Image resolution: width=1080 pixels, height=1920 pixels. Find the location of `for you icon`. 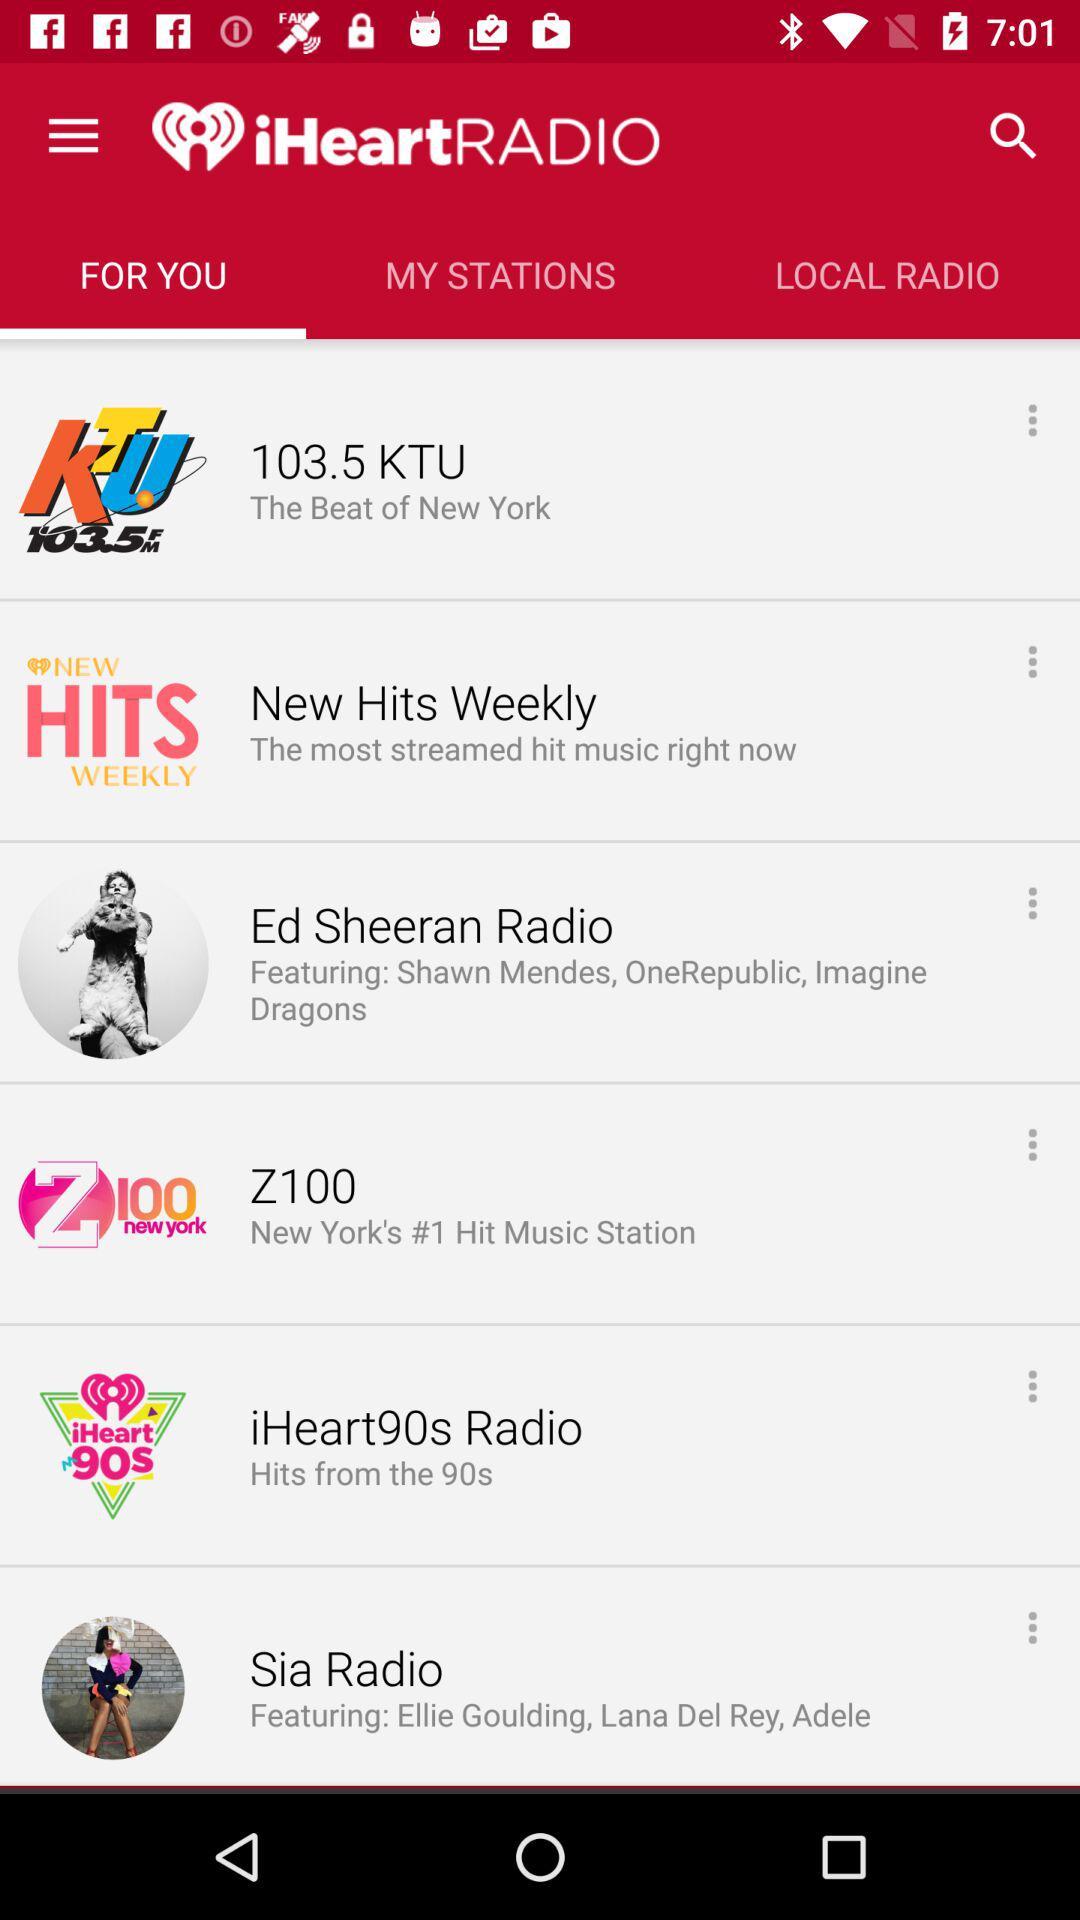

for you icon is located at coordinates (152, 273).